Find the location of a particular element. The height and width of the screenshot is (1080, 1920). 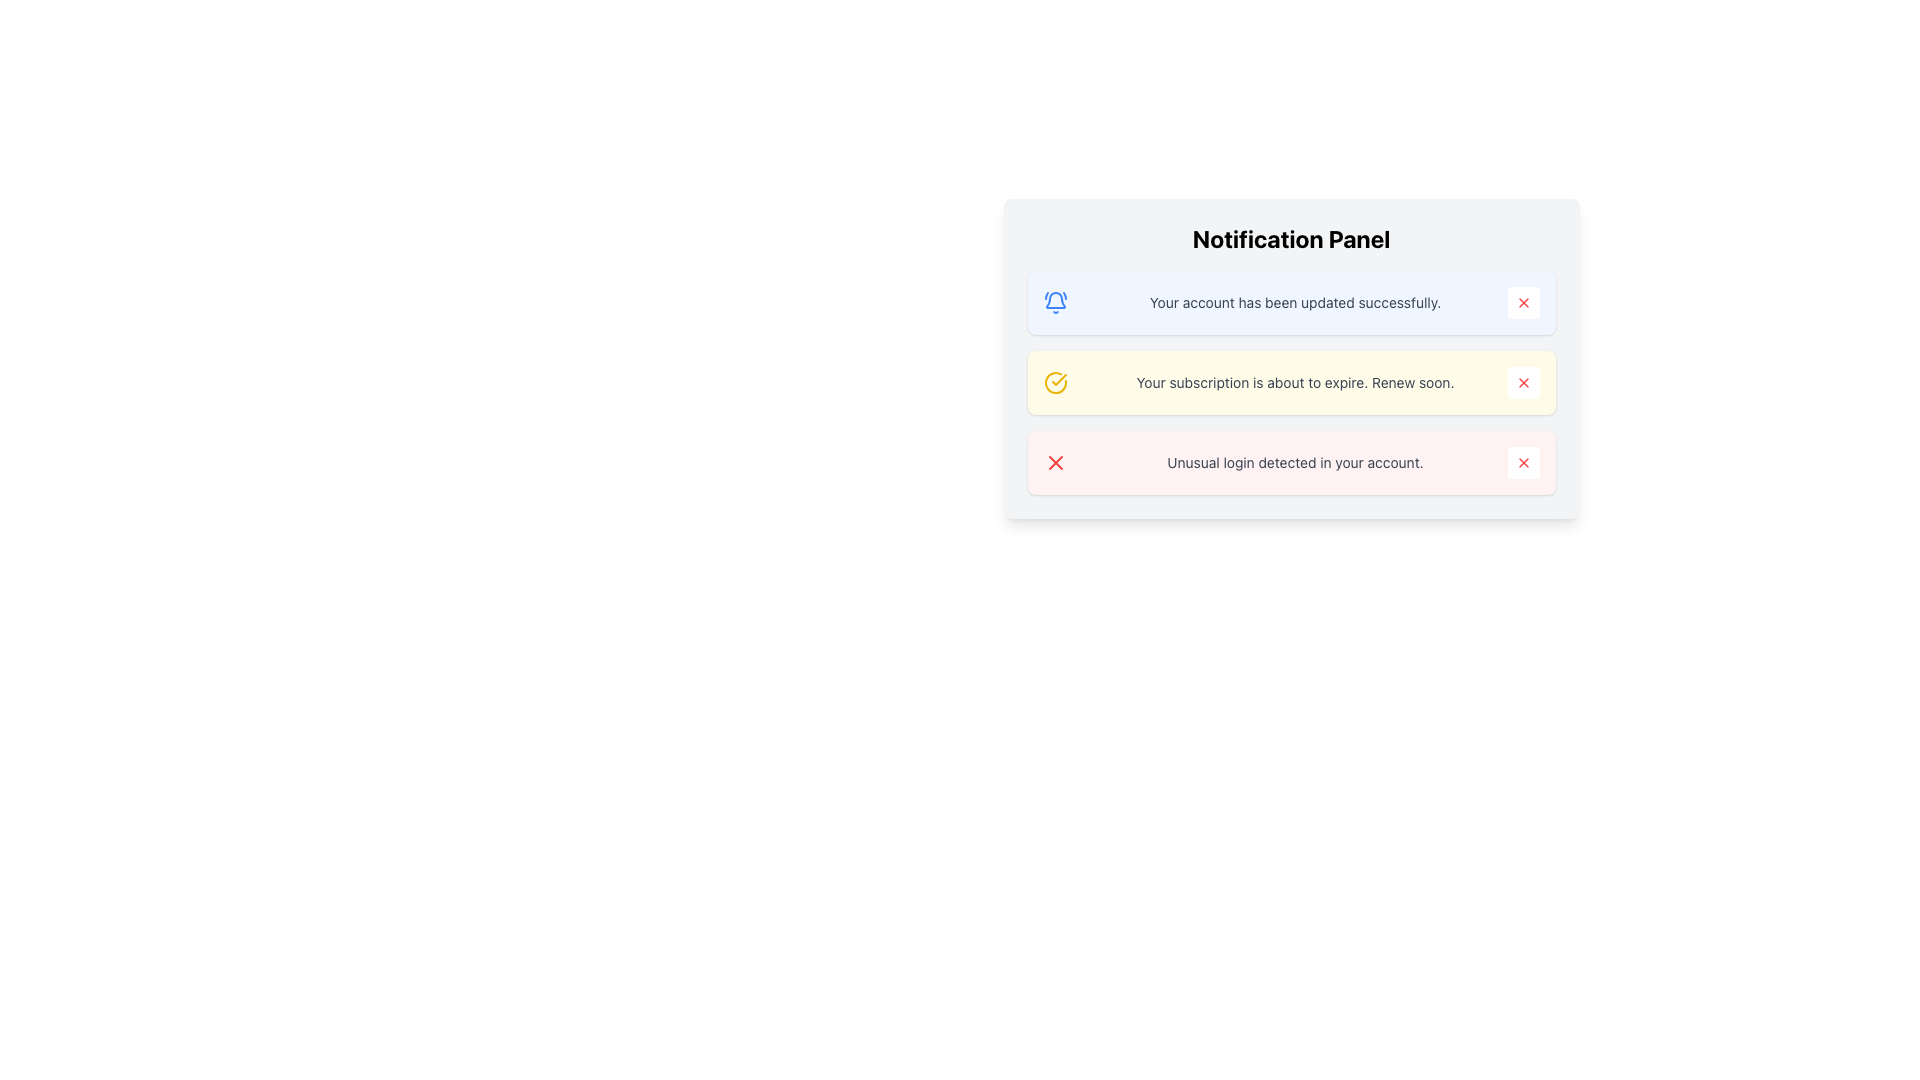

the icon resembling a checkmark within the second notification item in the Notification Panel, which has a yellow background indicating subscription expiration is located at coordinates (1054, 382).